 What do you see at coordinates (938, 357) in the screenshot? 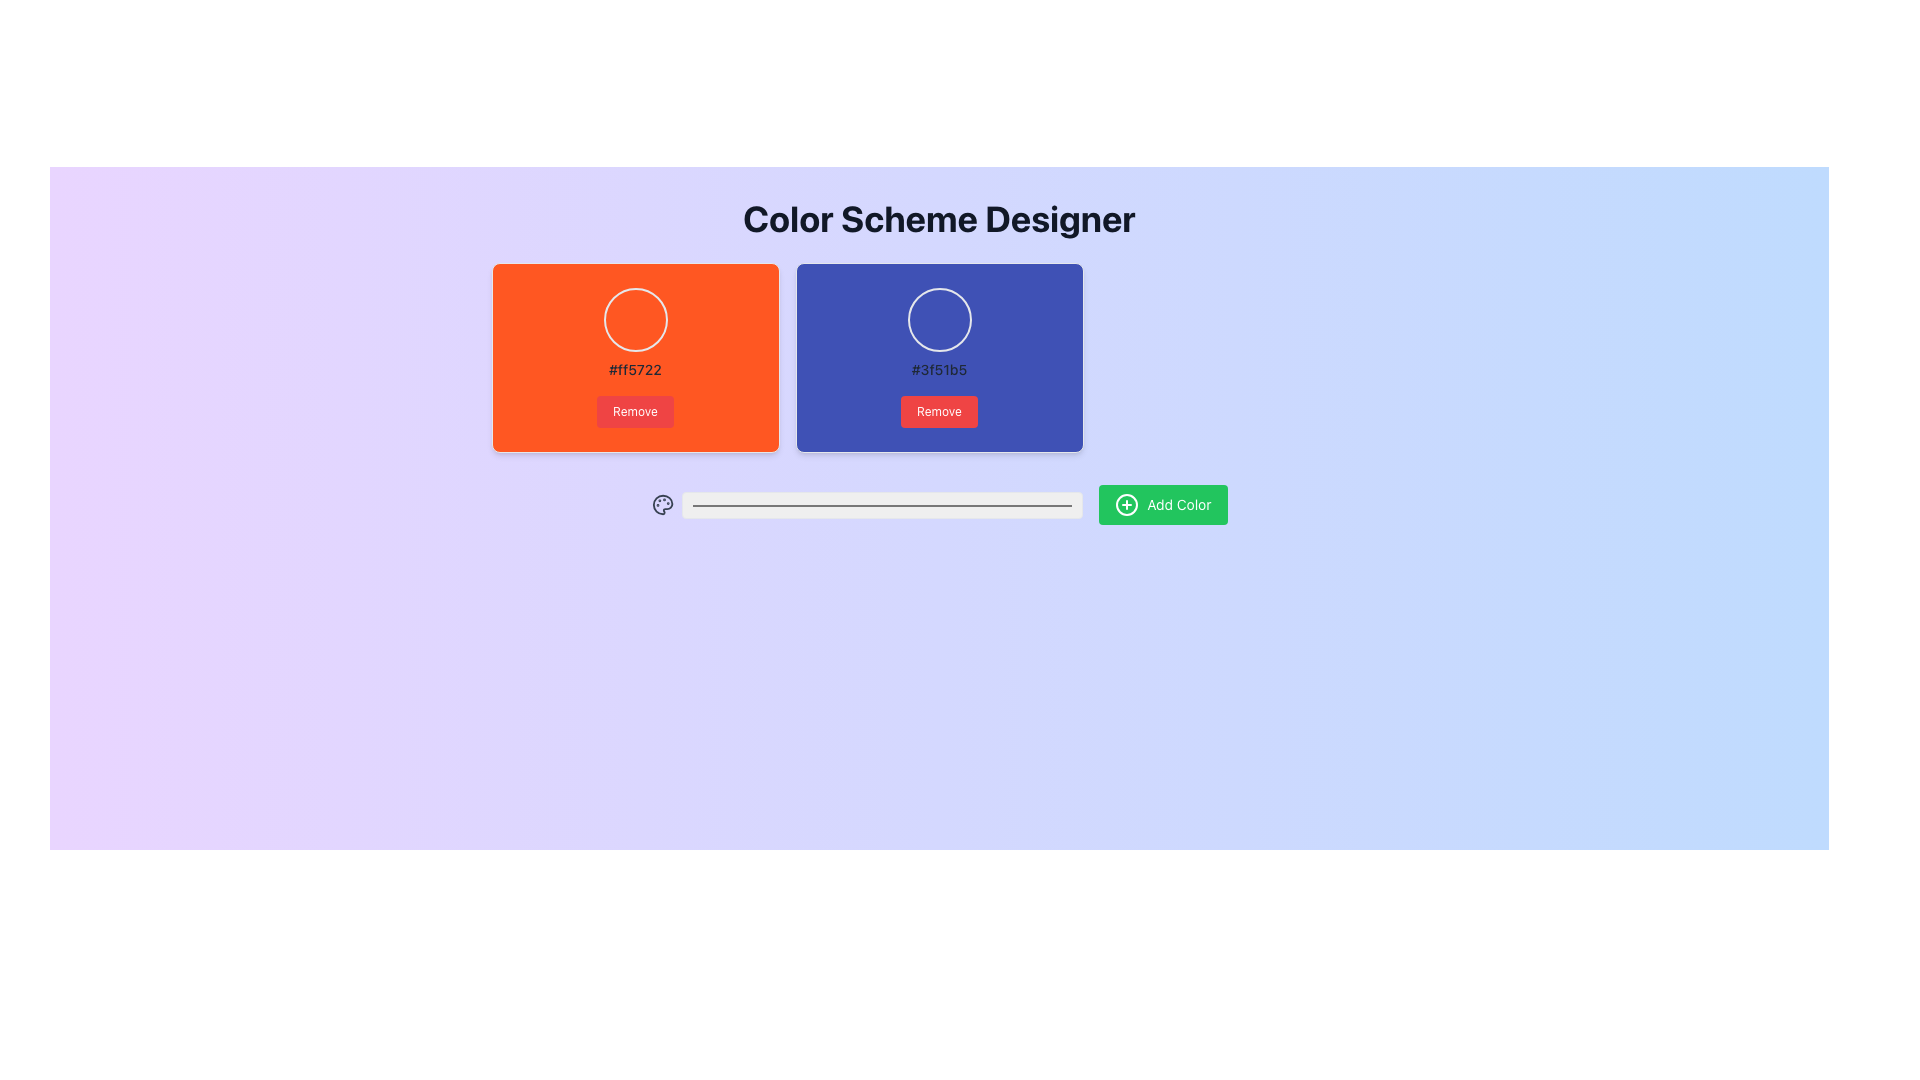
I see `the interactive card with a dark blue background containing the '#3f51b5' text label and a 'Remove' button at the bottom` at bounding box center [938, 357].